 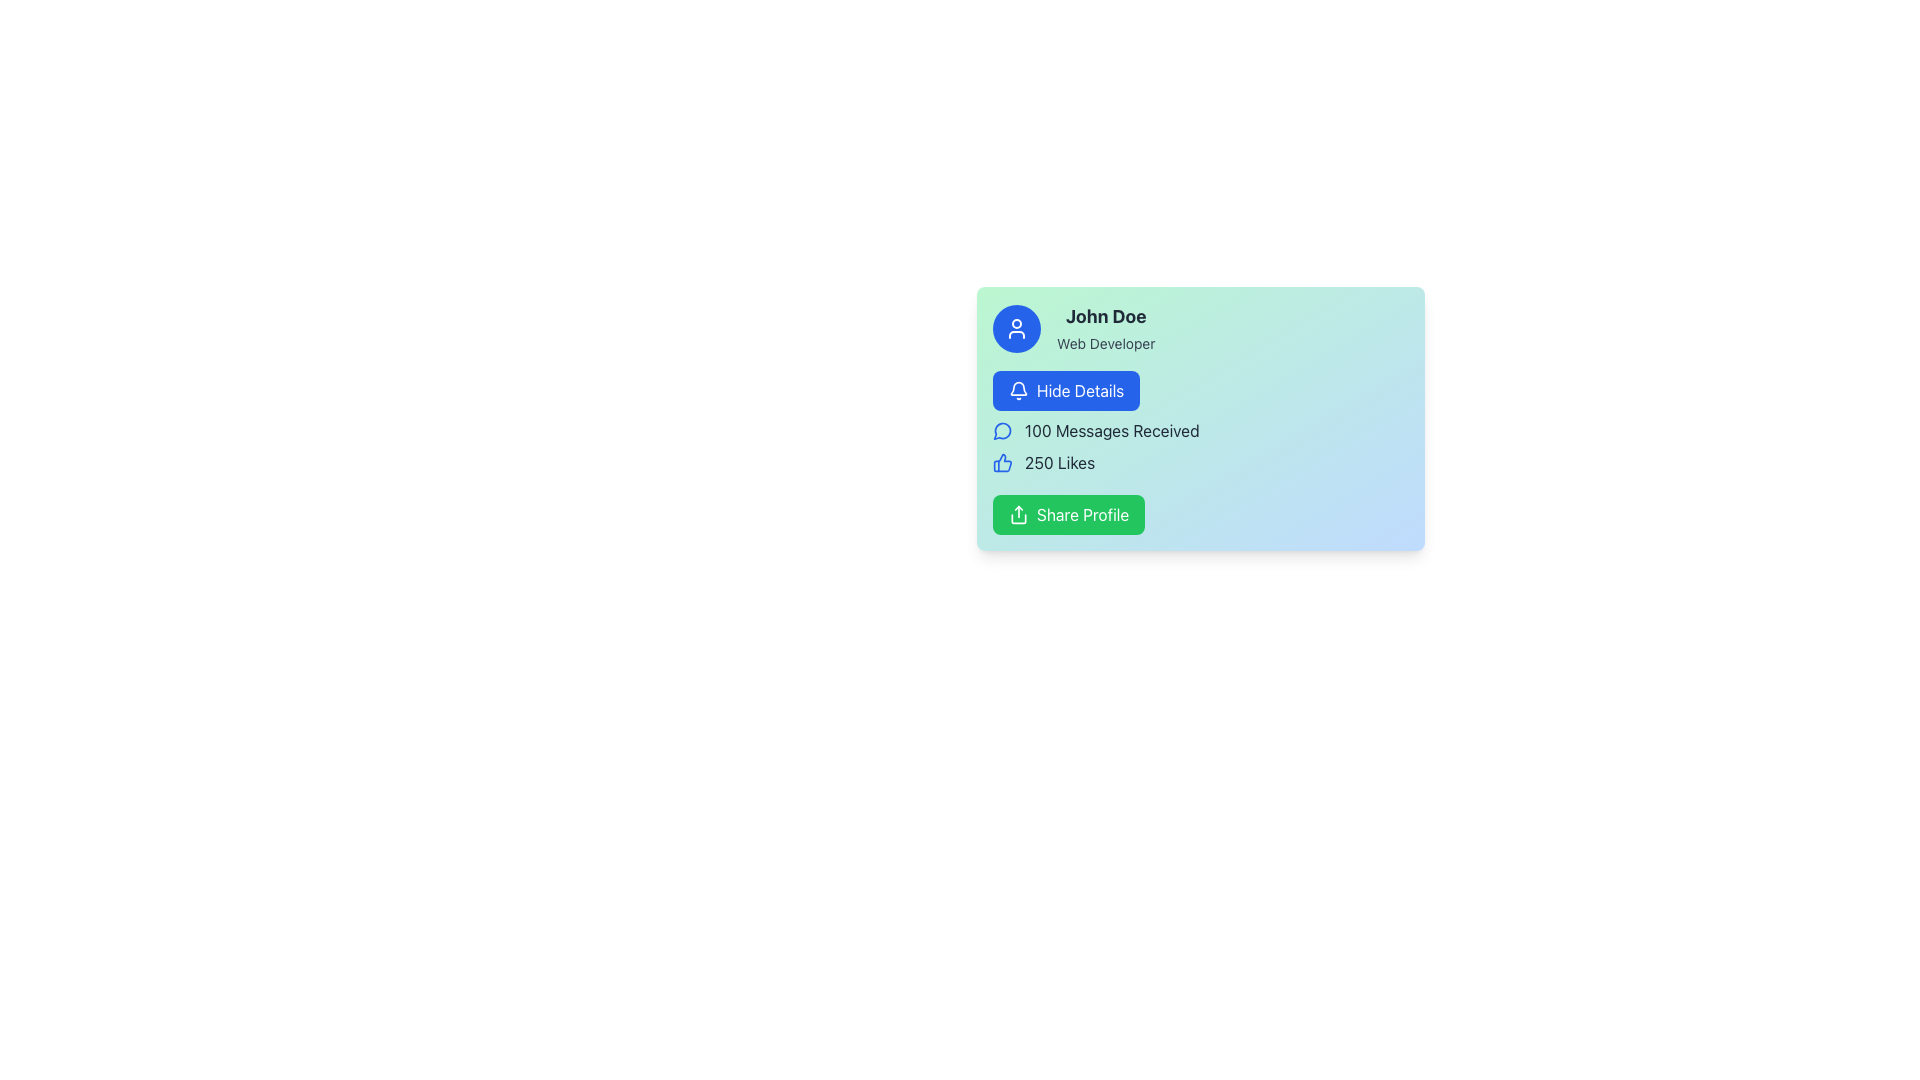 I want to click on the circular user profile icon, which is white on a blue background and located in the top-left corner of the user card, next to the 'John Doe' and 'Web Developer' labels, so click(x=1017, y=327).